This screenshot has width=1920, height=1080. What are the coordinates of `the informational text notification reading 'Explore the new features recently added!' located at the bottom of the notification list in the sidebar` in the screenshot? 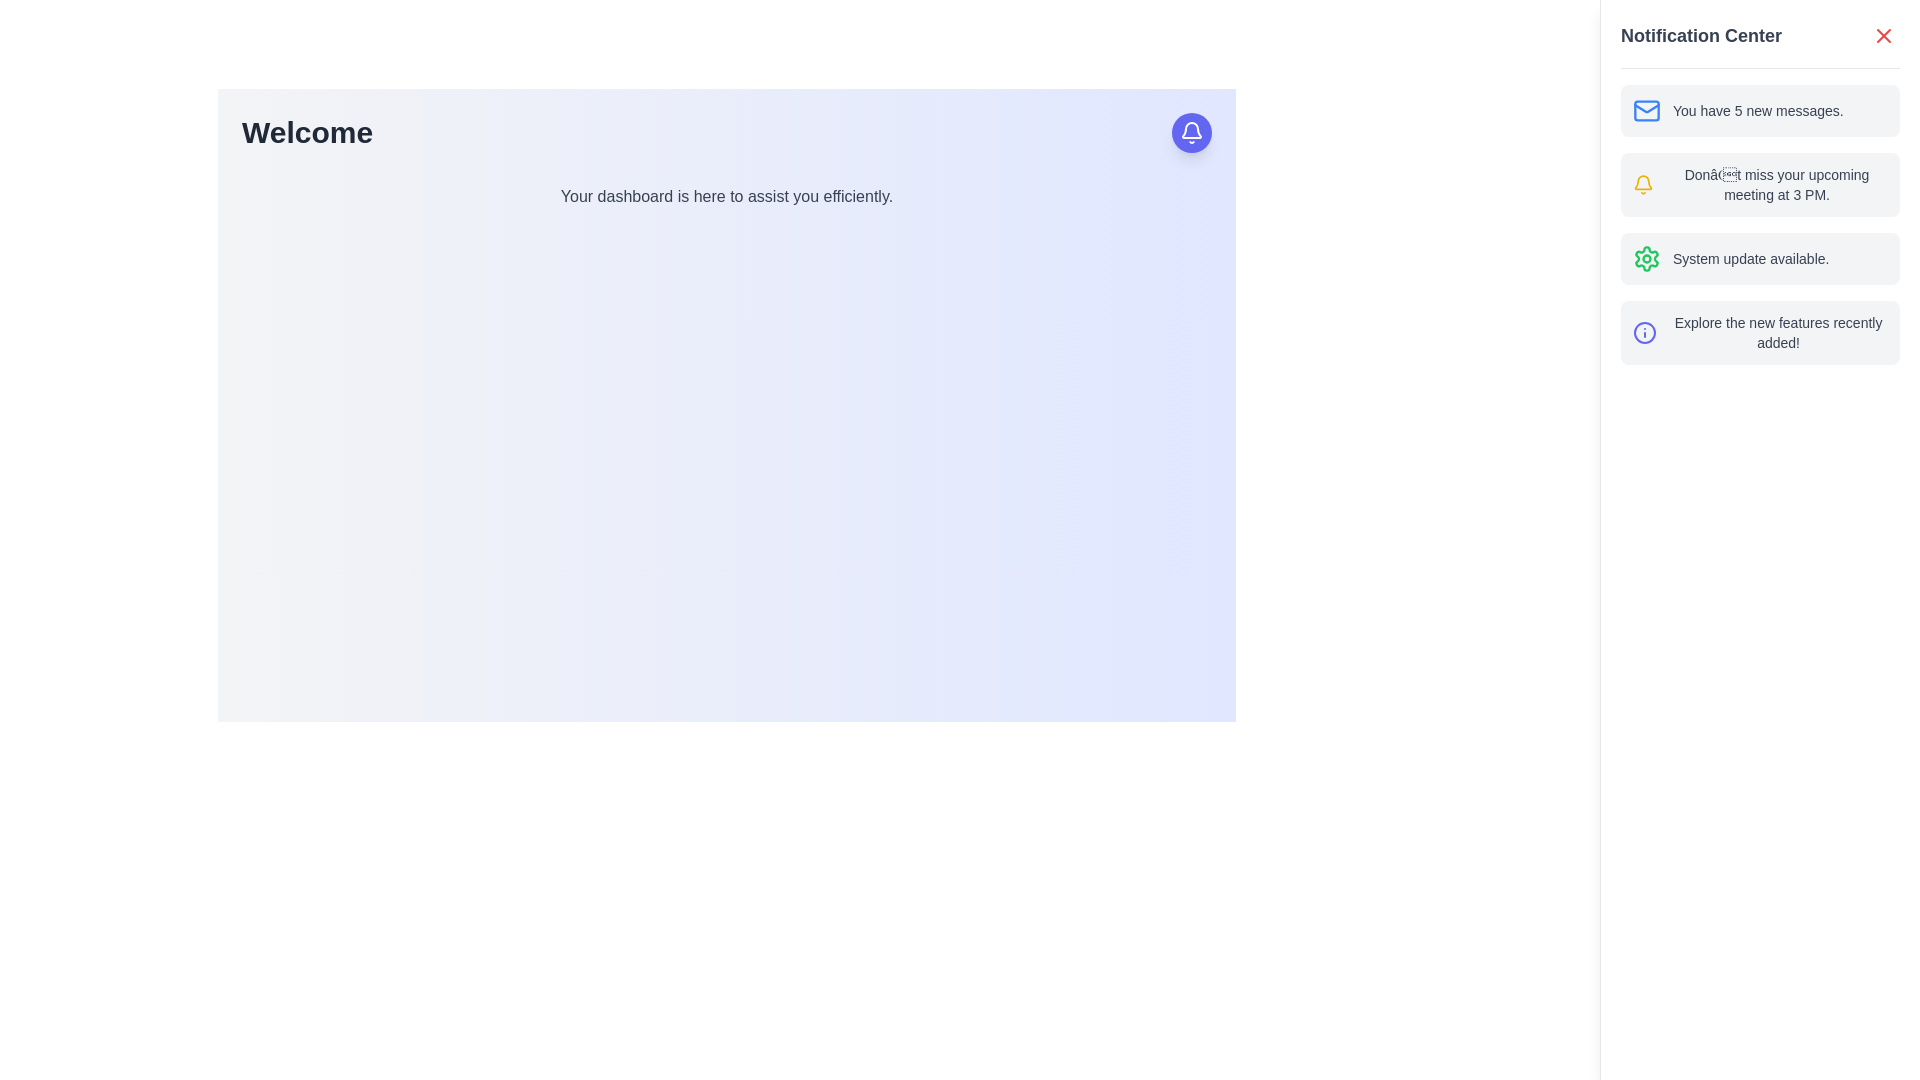 It's located at (1778, 331).